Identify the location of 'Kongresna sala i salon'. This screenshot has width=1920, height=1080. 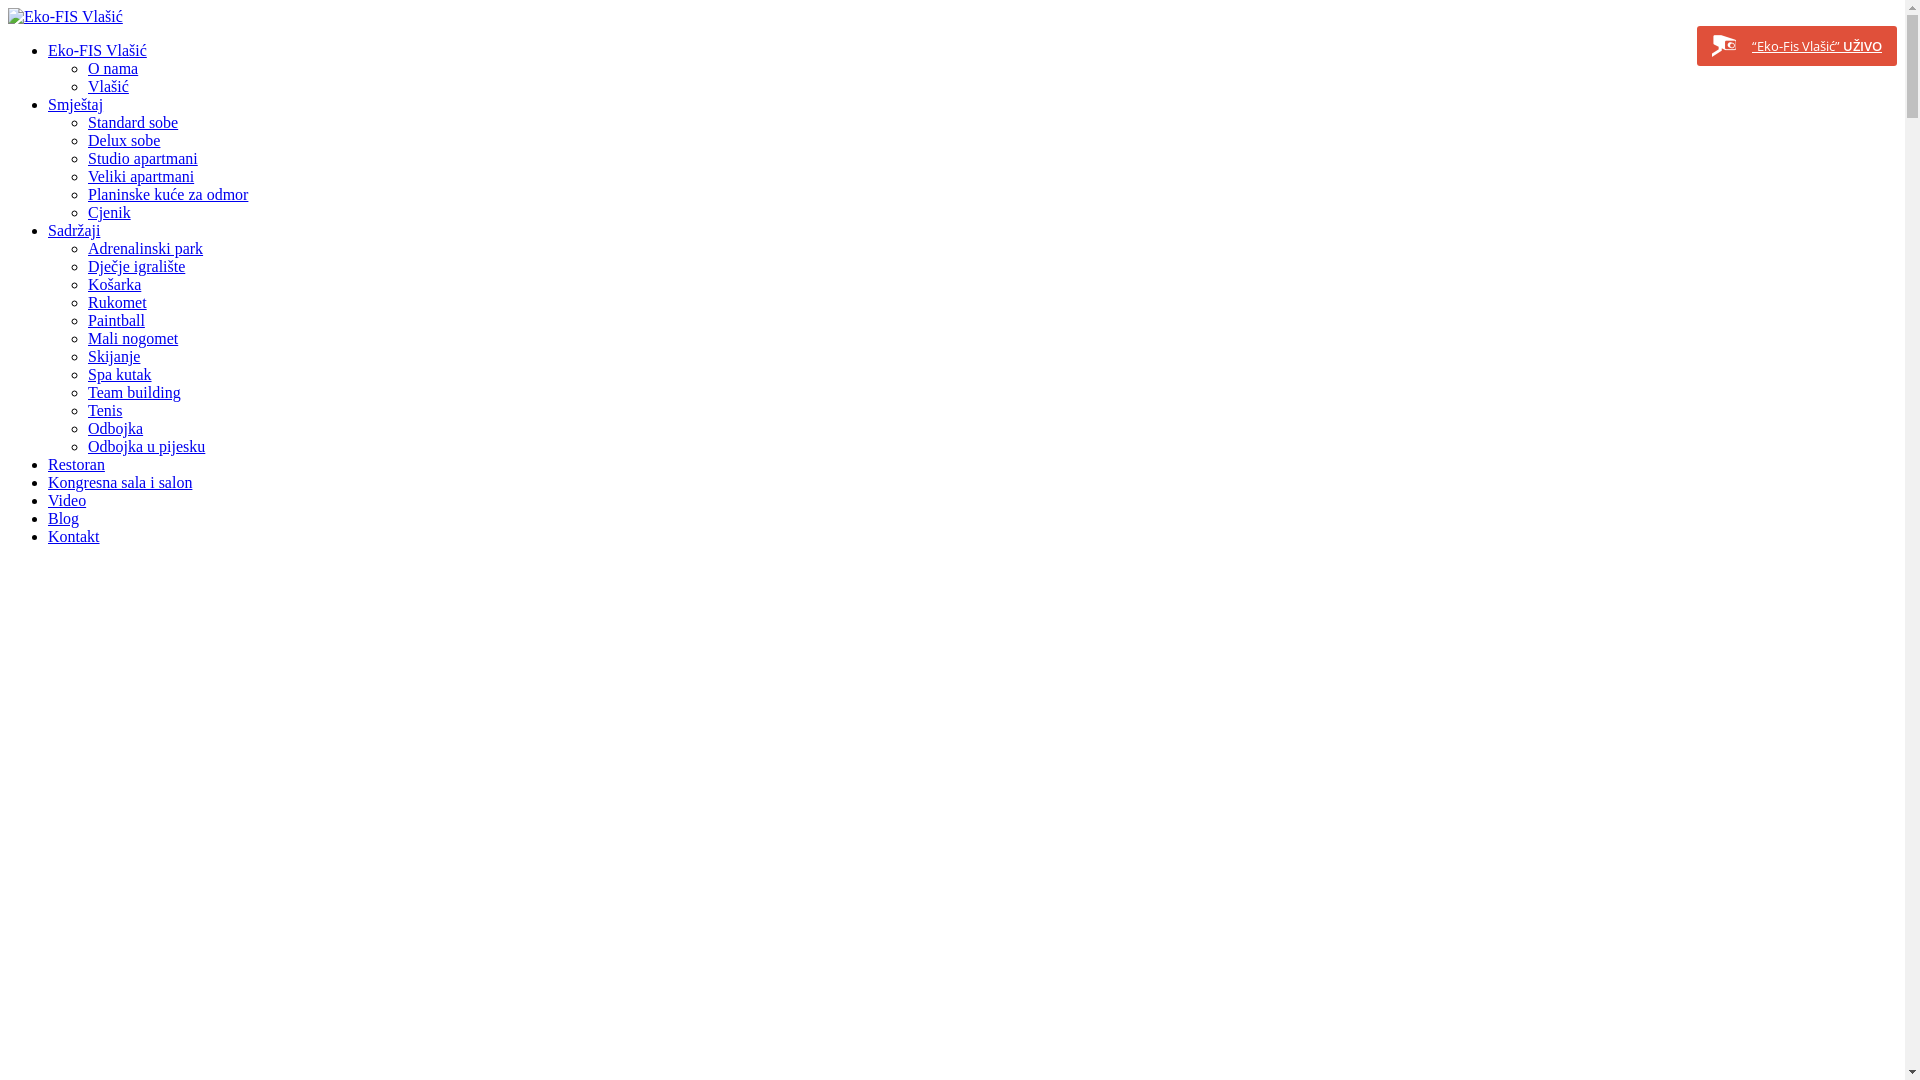
(48, 482).